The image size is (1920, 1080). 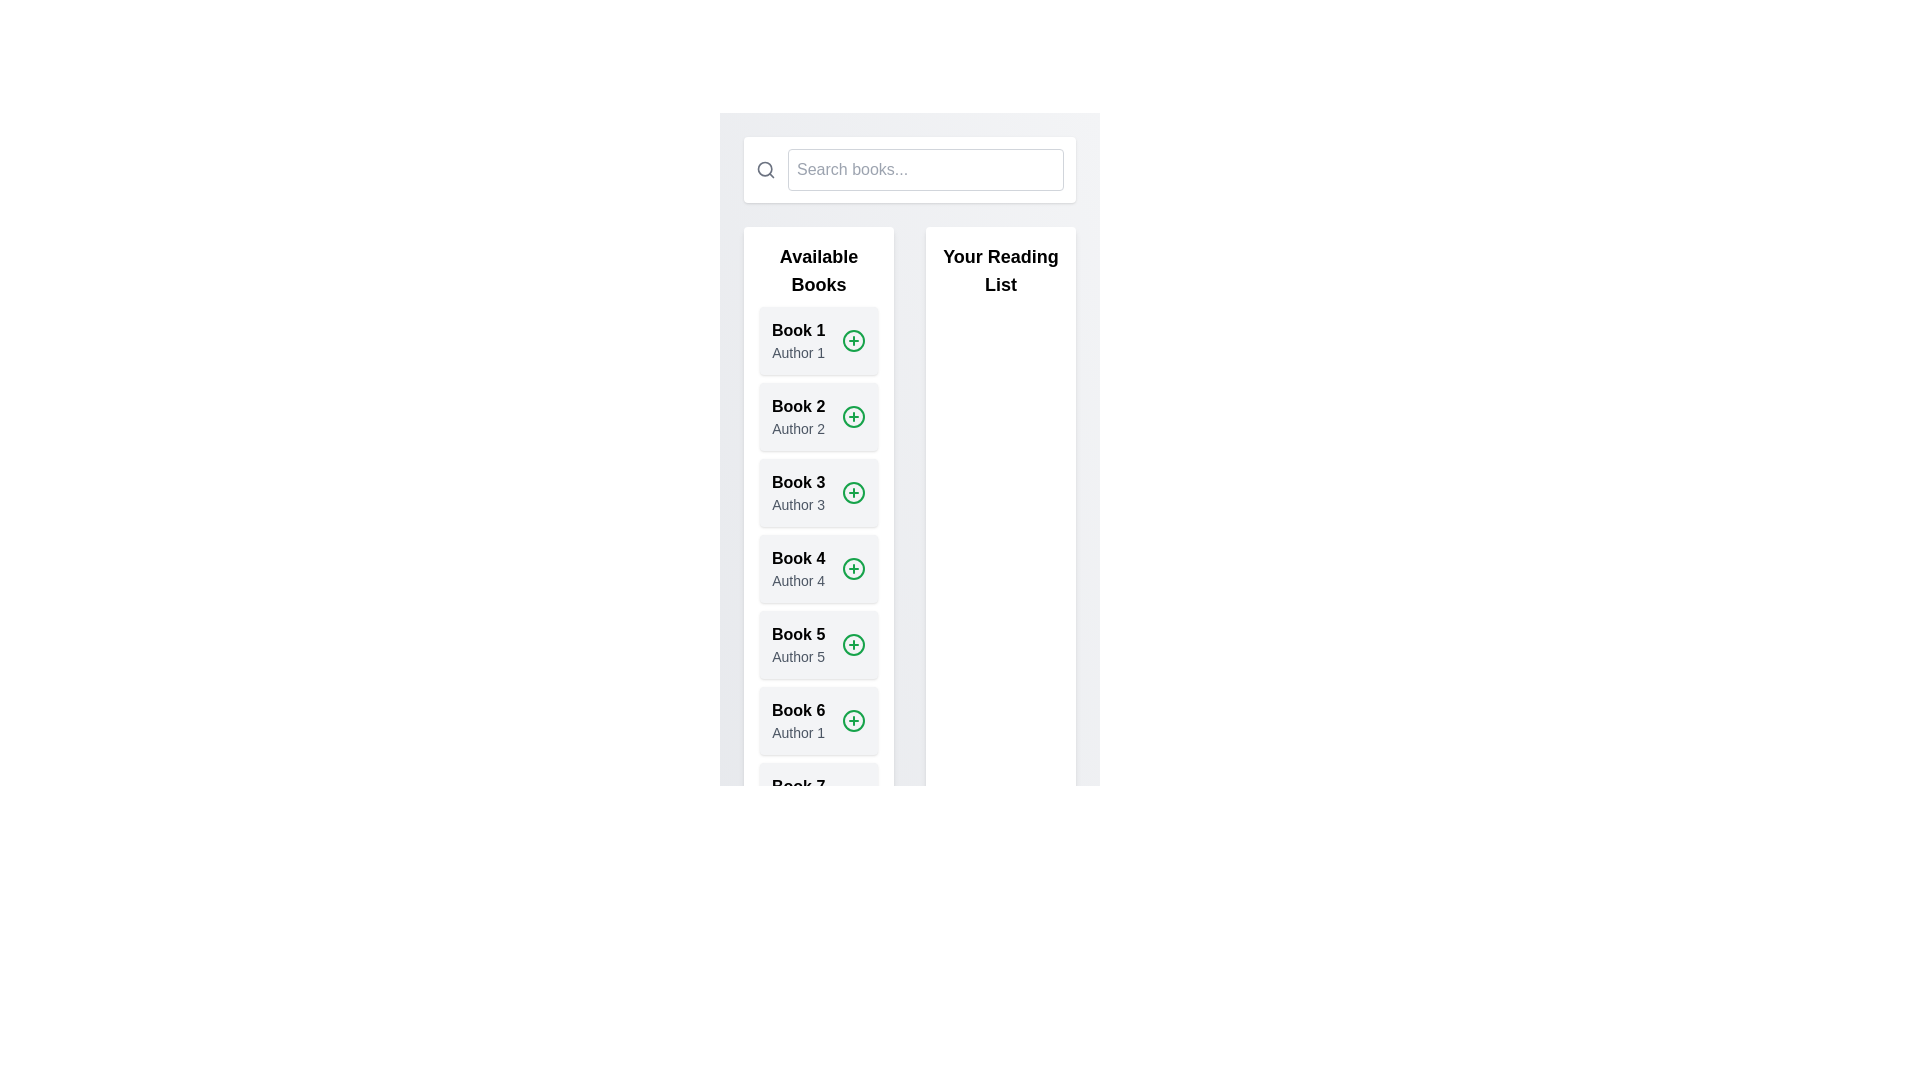 I want to click on the text label indicating the author of the book titled 'Book 1' located beneath the bold text 'Book 1' in the 'Available Books' section, so click(x=797, y=352).